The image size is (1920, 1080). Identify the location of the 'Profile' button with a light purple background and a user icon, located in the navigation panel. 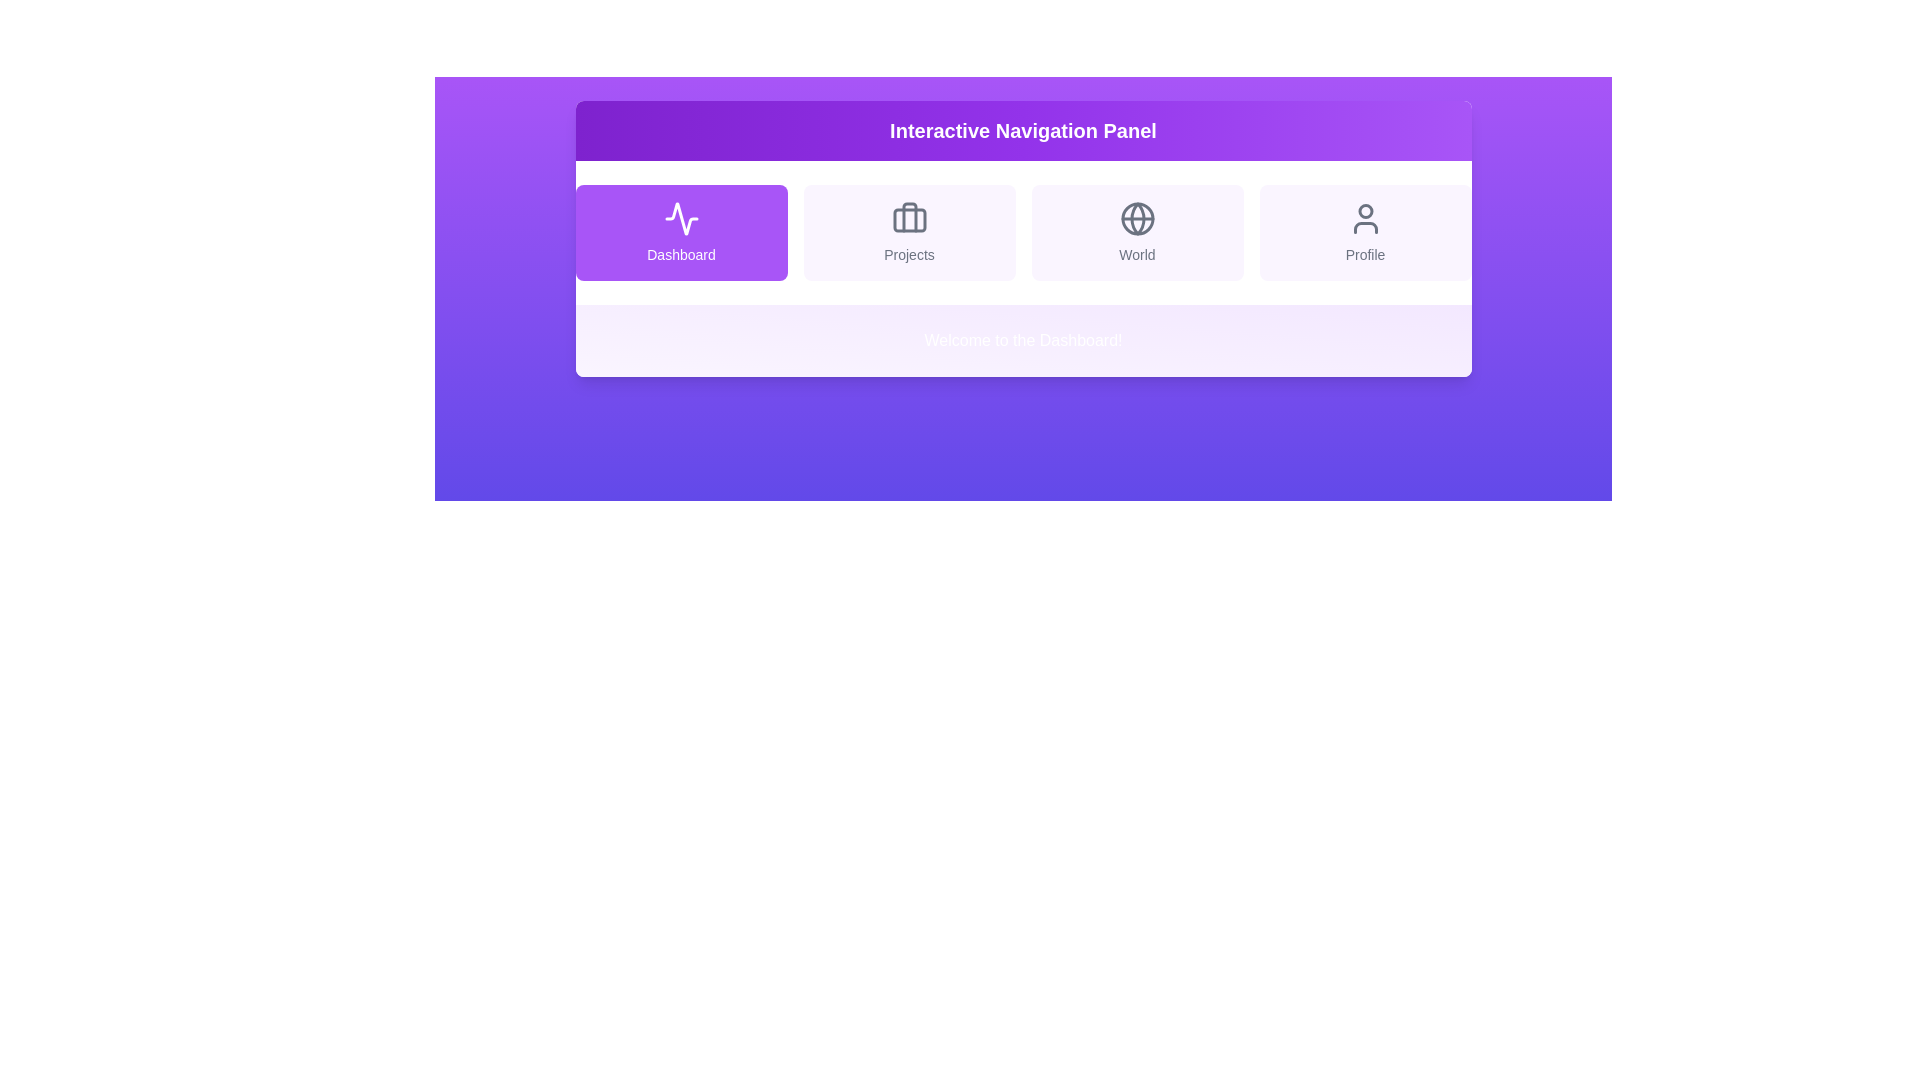
(1364, 231).